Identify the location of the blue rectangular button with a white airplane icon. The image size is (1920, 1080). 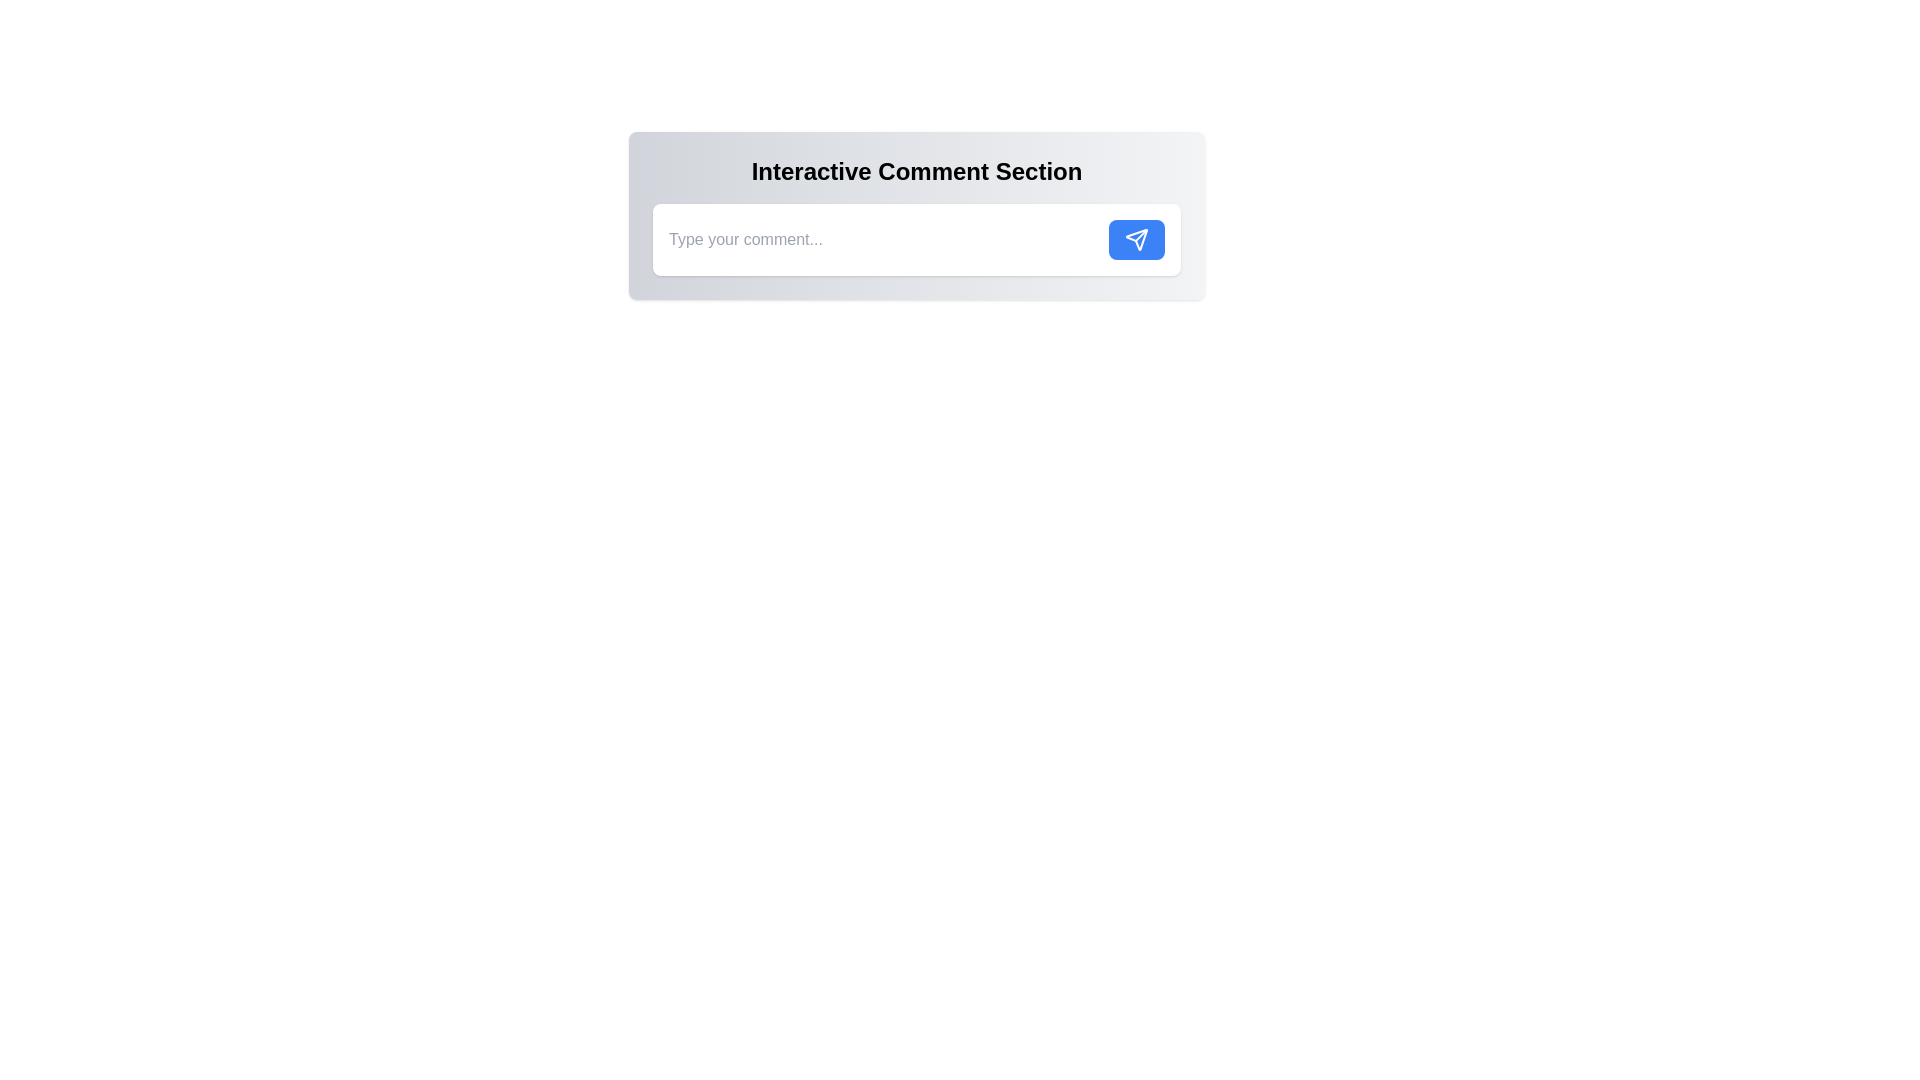
(1137, 238).